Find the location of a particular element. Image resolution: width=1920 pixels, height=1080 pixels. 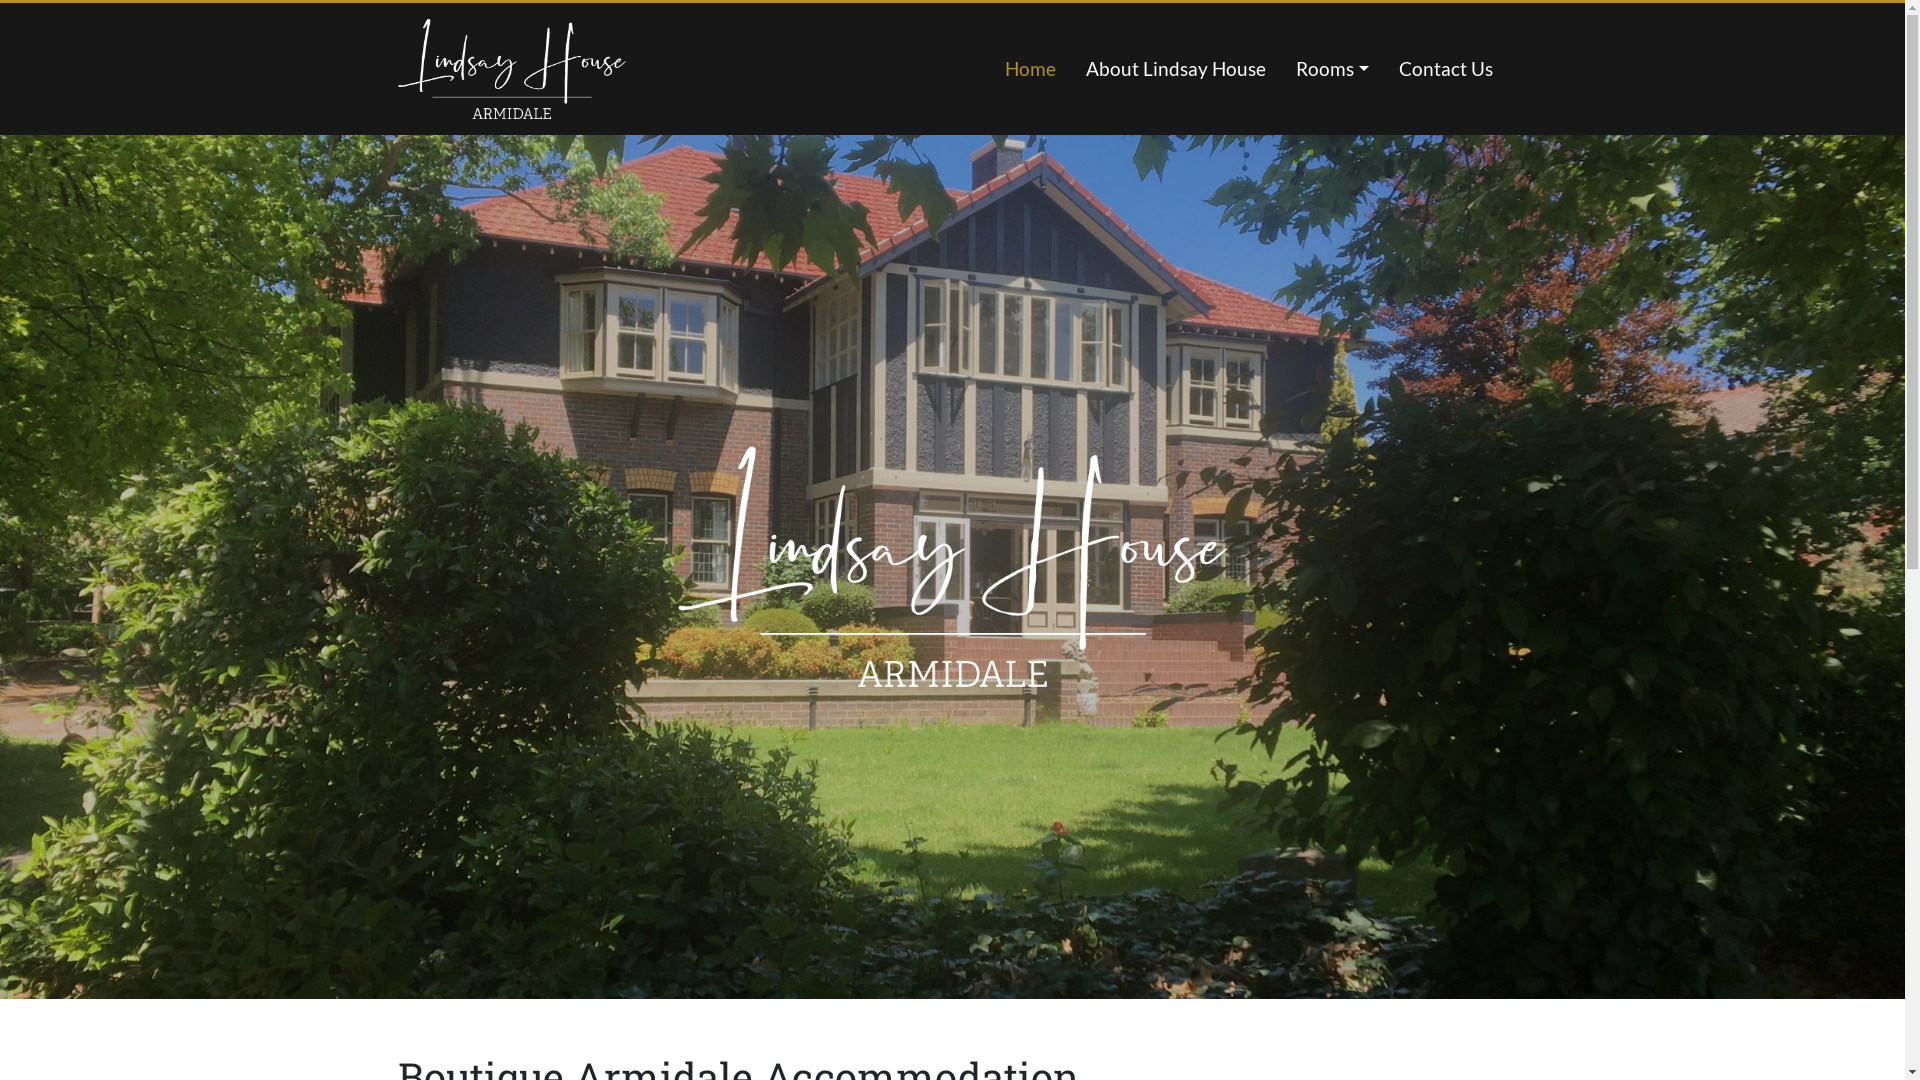

'About Lindsay House' is located at coordinates (1176, 68).